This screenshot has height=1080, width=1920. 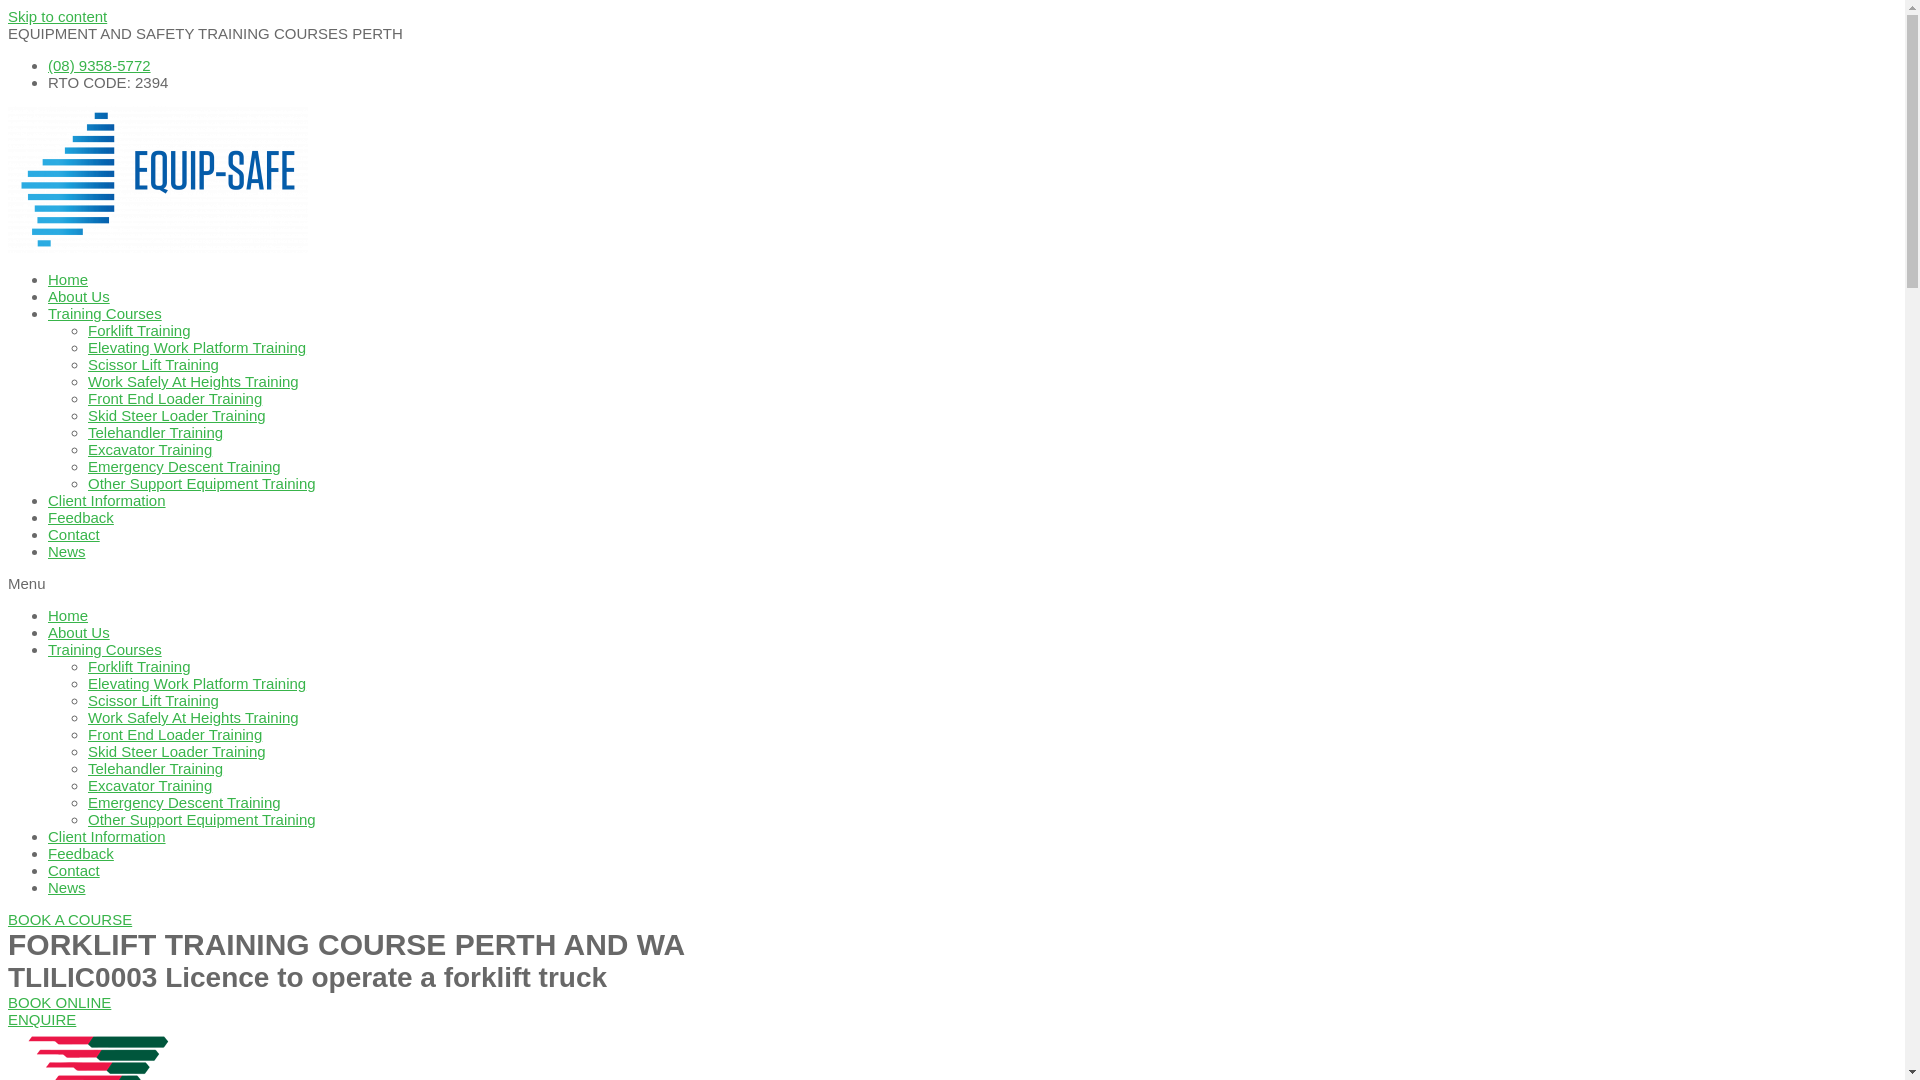 What do you see at coordinates (73, 533) in the screenshot?
I see `'Contact'` at bounding box center [73, 533].